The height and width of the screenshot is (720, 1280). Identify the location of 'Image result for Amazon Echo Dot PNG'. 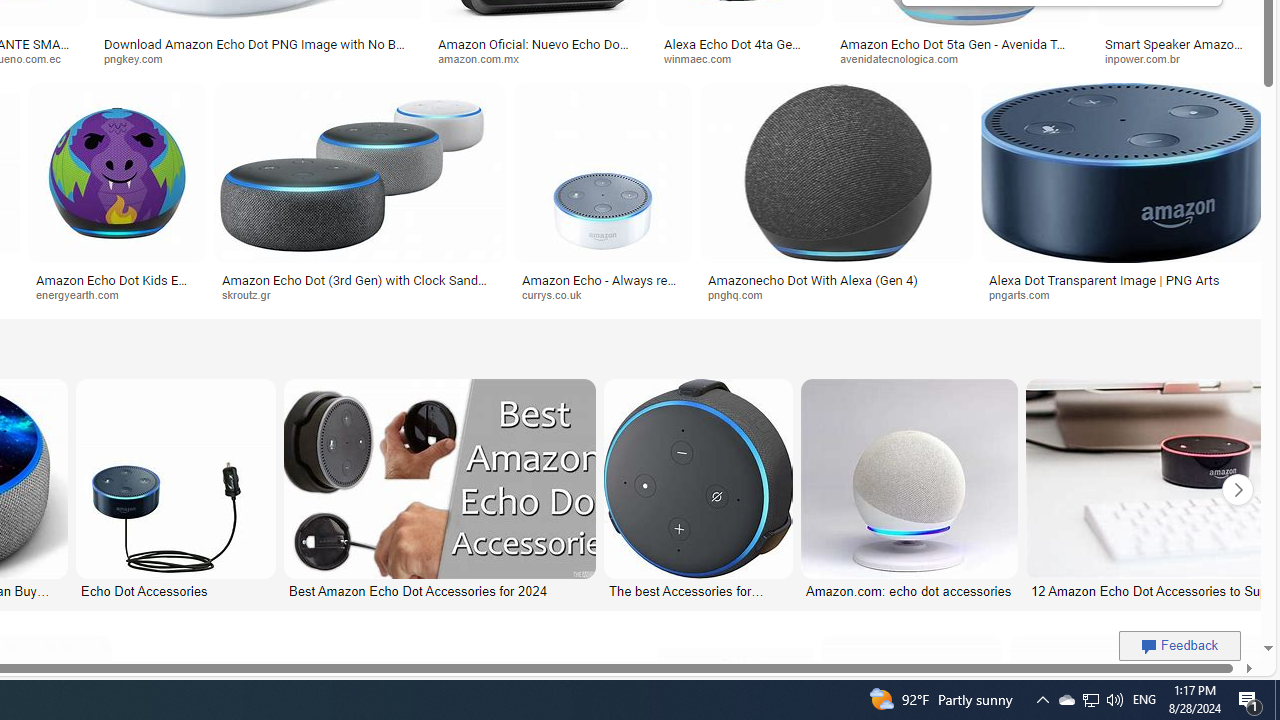
(1123, 171).